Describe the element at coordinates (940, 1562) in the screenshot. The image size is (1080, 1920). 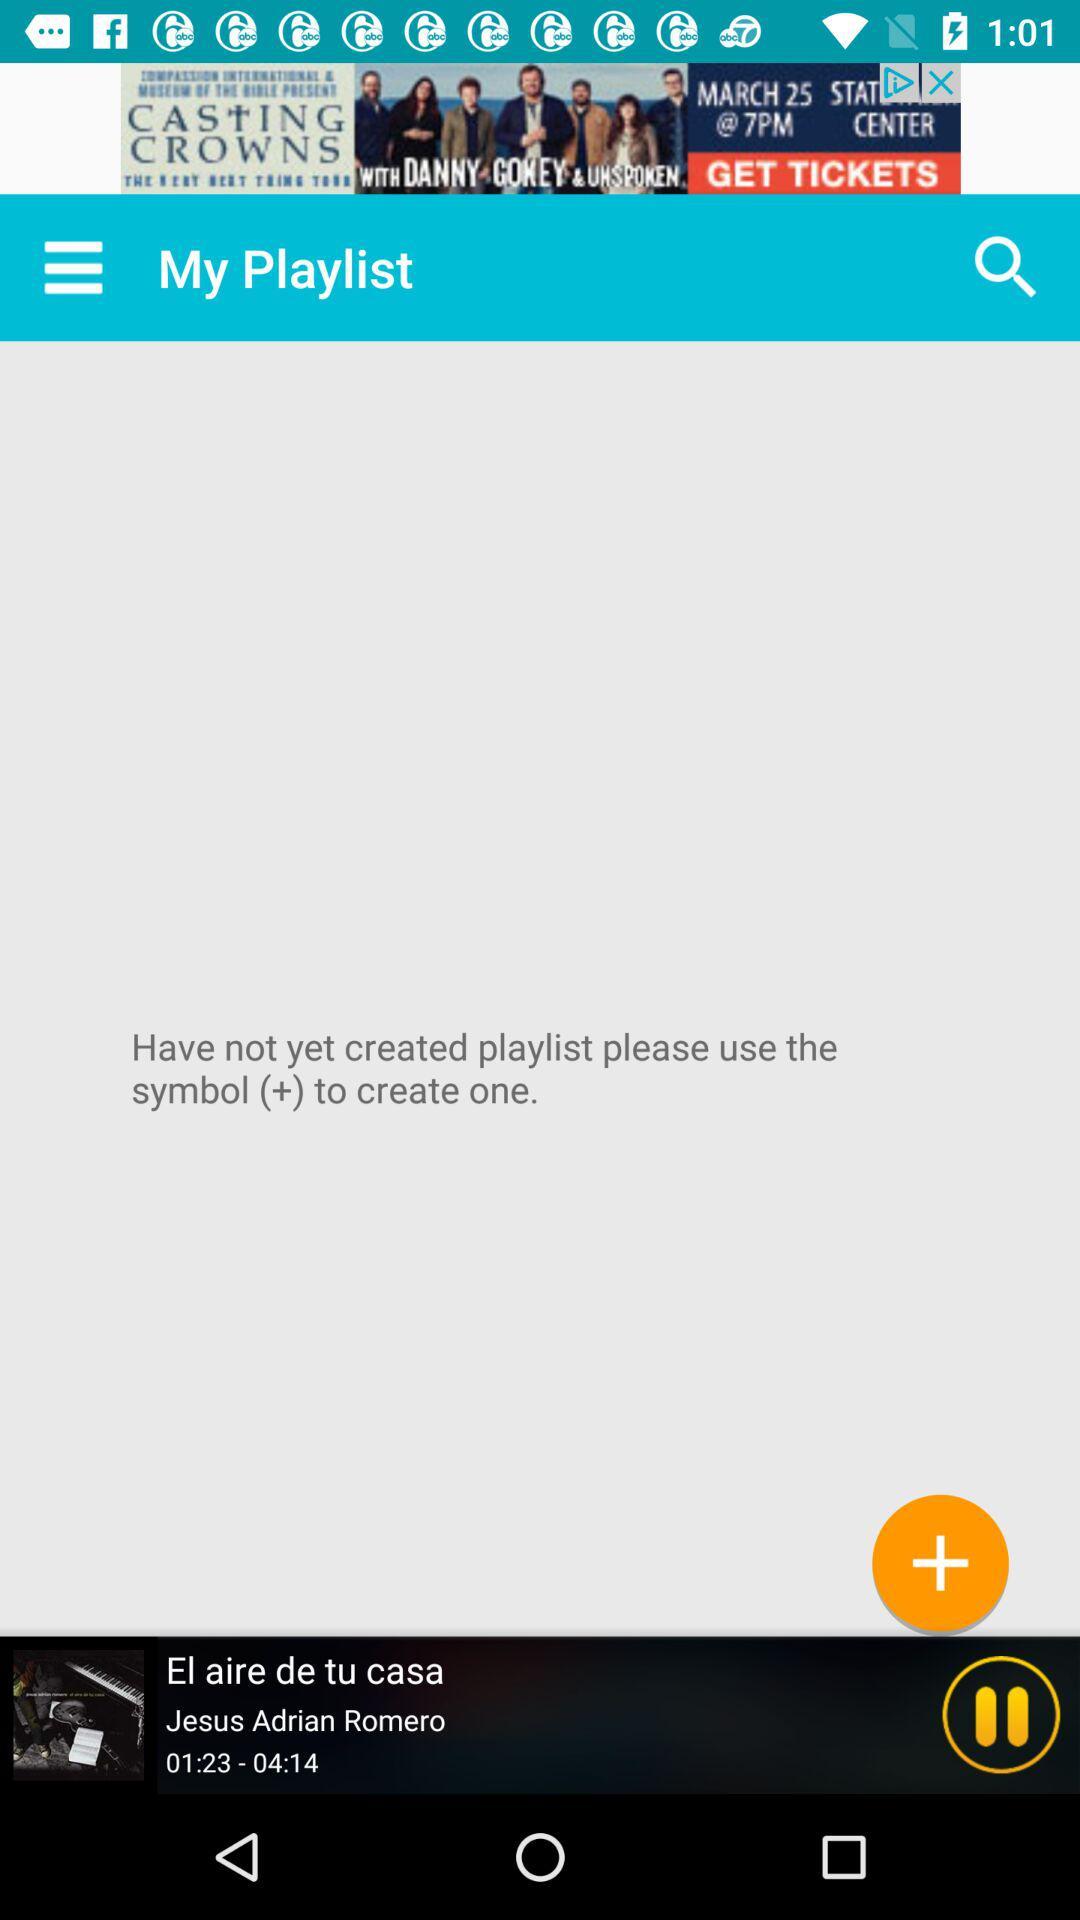
I see `the add icon` at that location.